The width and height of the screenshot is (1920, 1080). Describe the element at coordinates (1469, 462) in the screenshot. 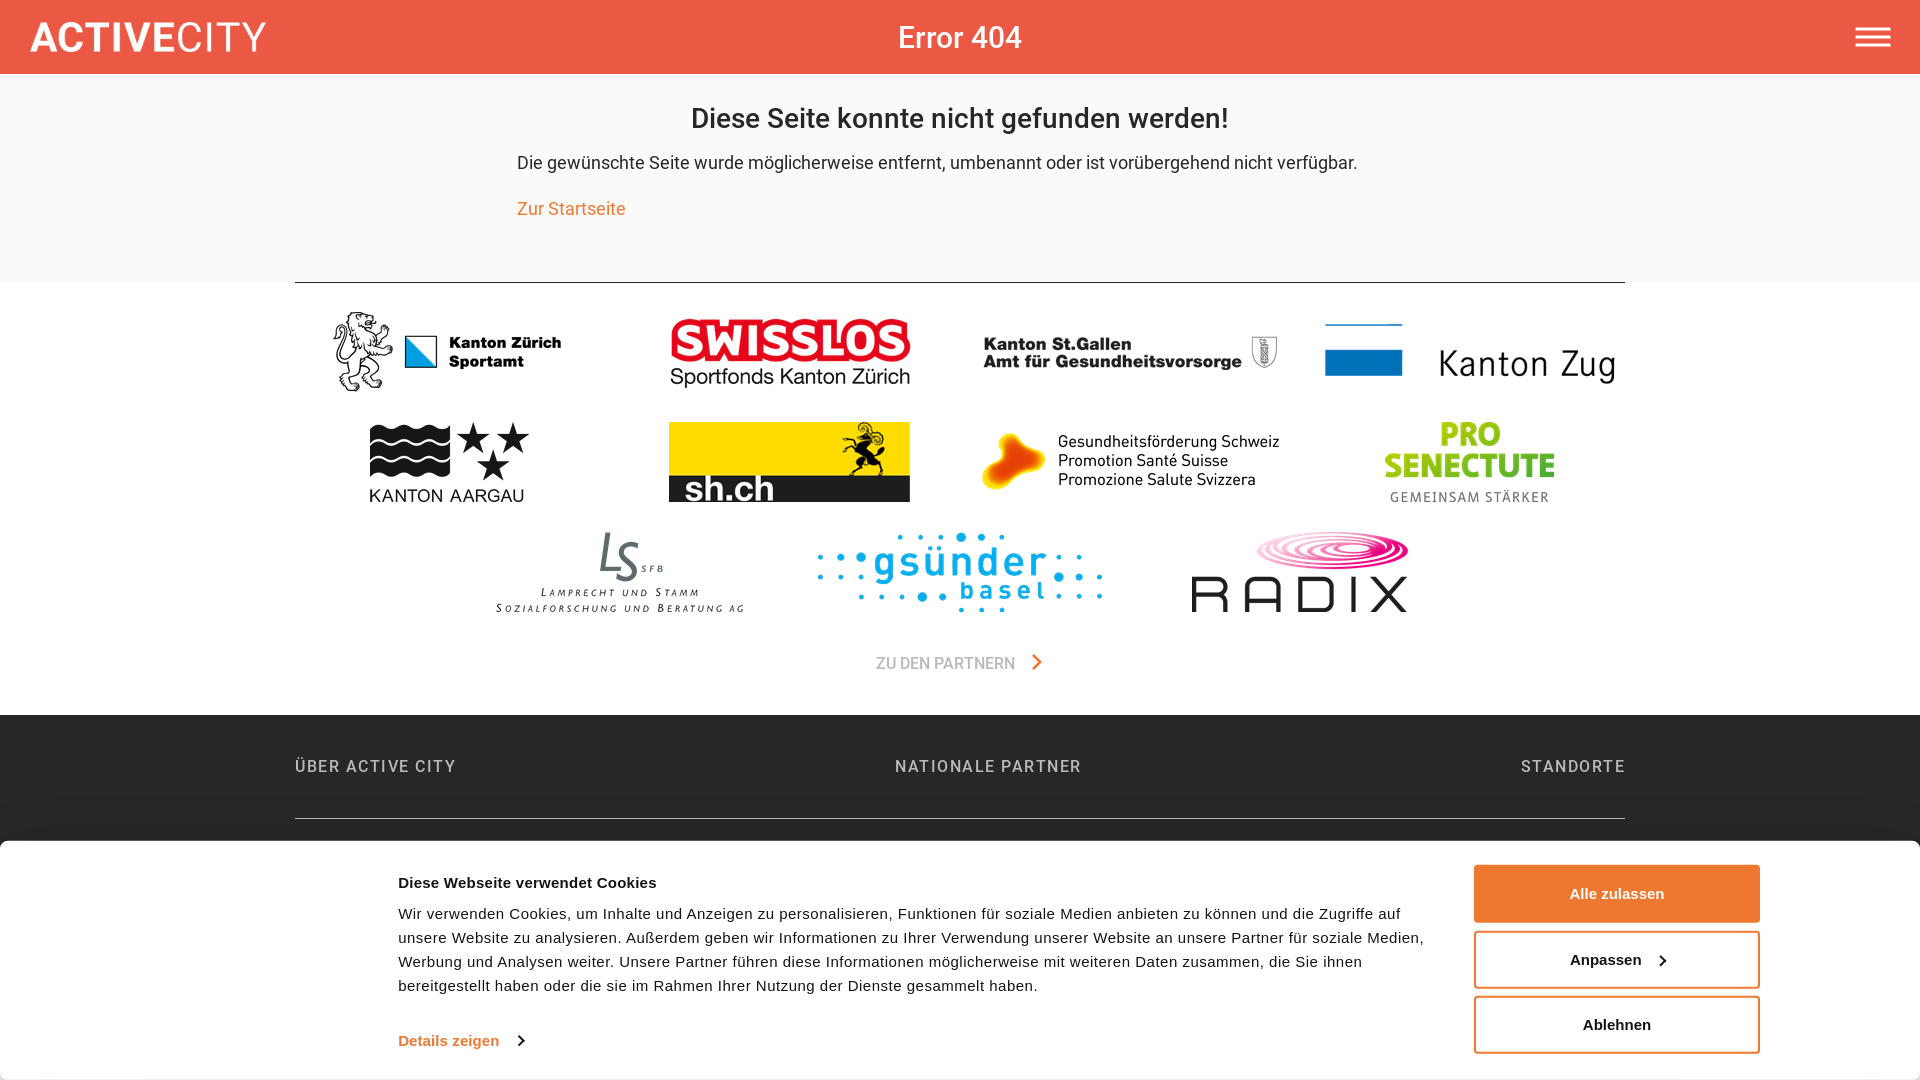

I see `'Pro Senectute Schweiz'` at that location.